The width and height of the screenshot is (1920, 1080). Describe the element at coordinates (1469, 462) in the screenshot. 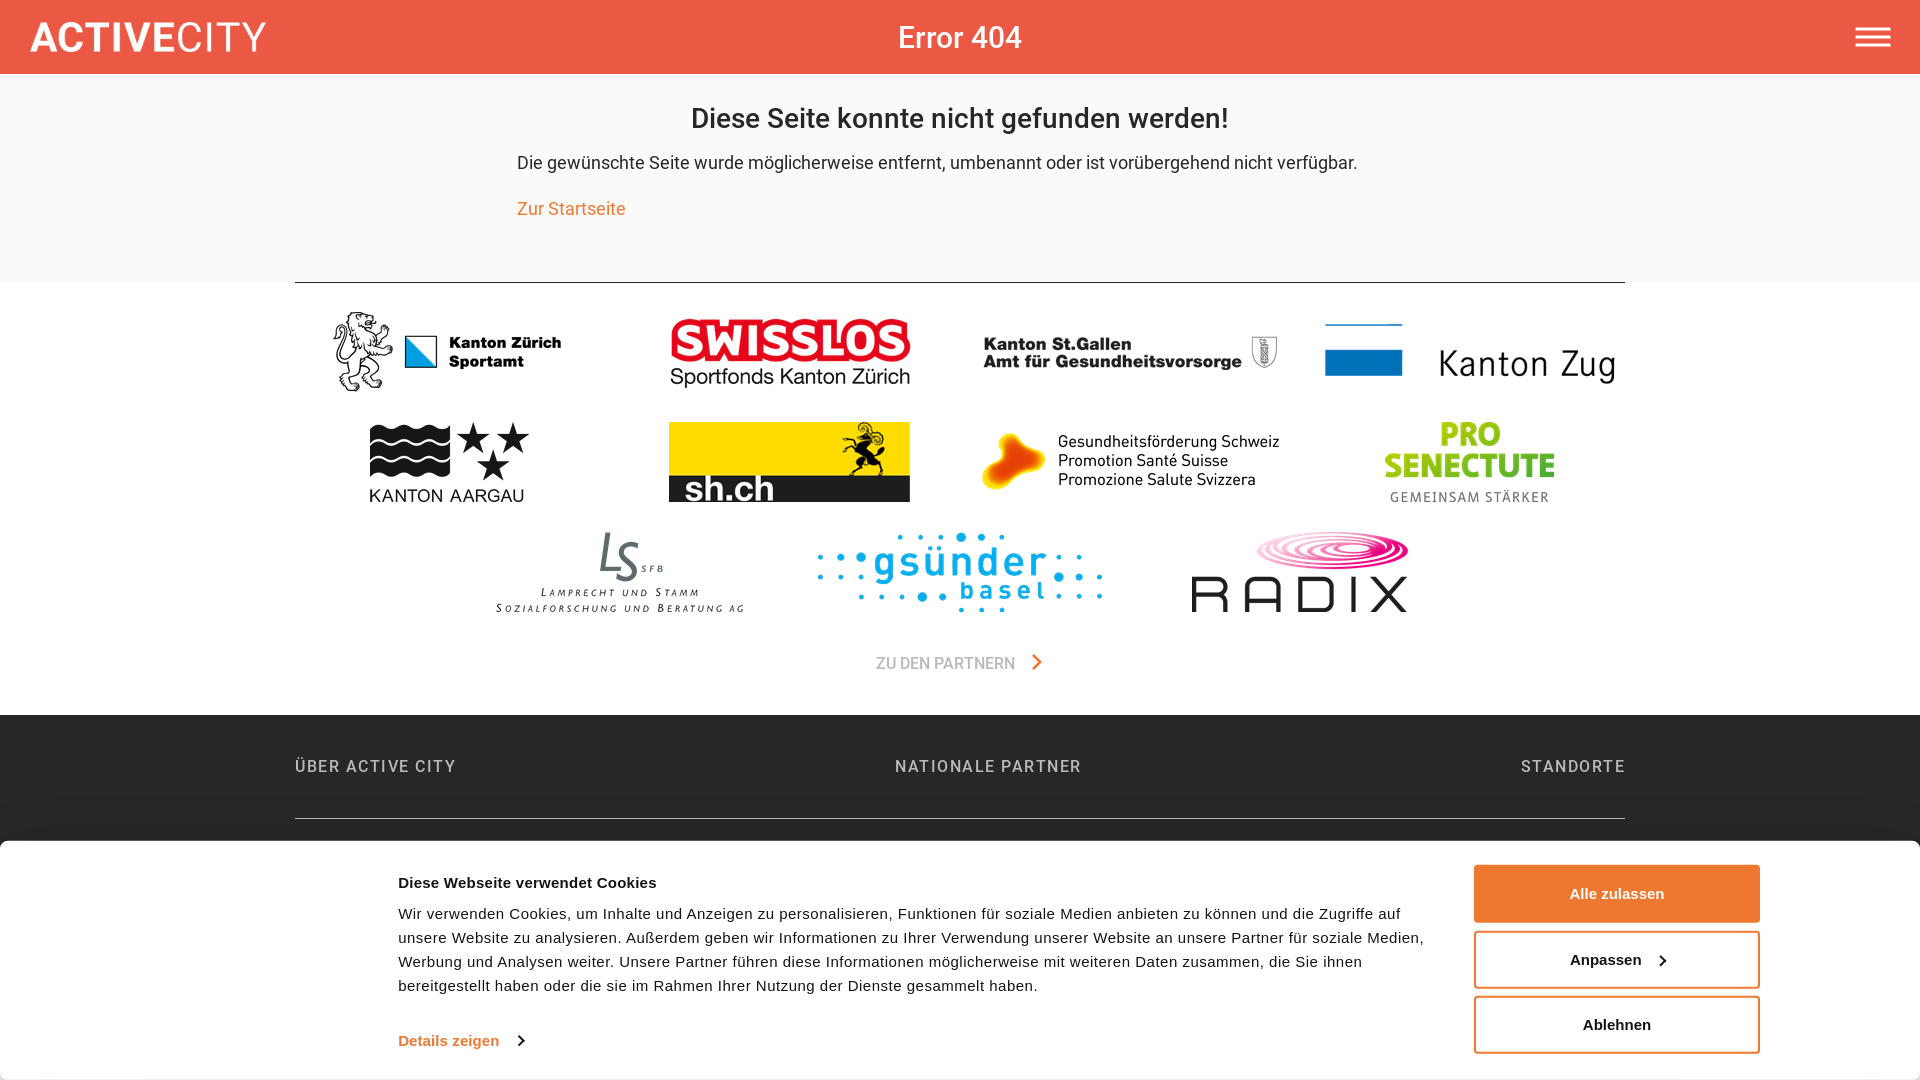

I see `'Pro Senectute Schweiz'` at that location.